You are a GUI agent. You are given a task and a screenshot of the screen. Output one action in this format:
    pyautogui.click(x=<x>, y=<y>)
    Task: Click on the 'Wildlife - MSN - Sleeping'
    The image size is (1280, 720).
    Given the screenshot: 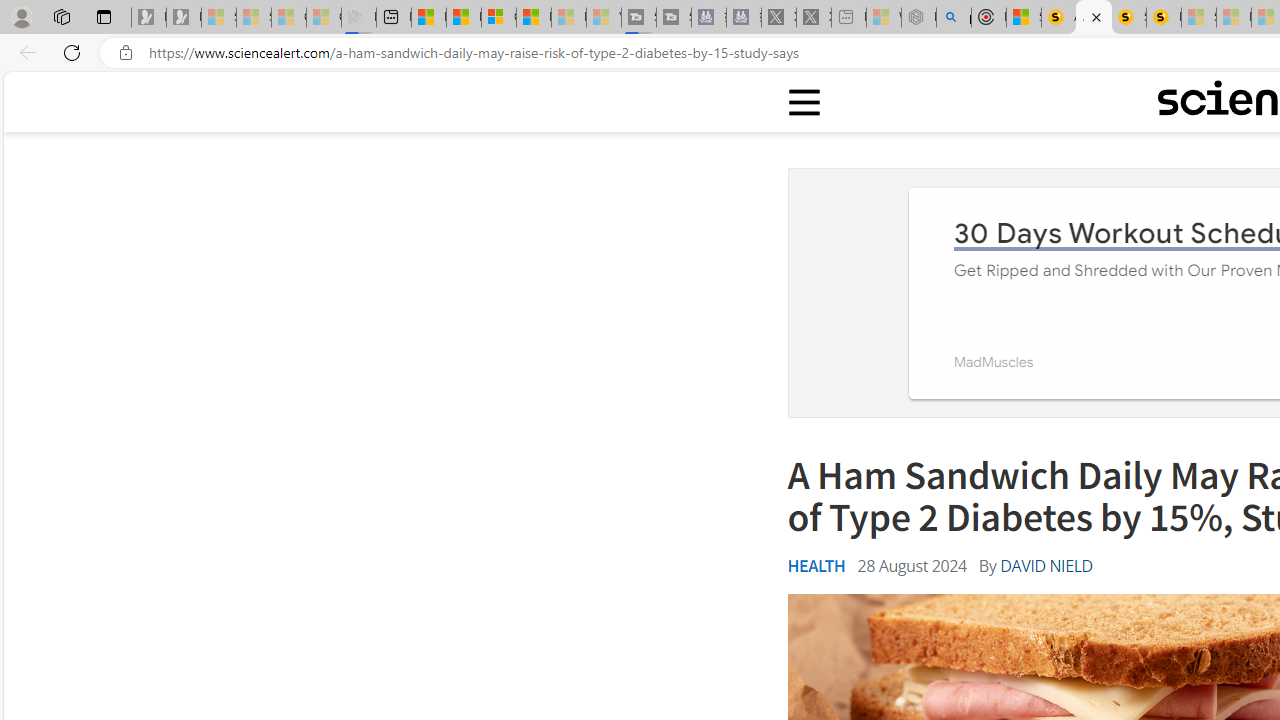 What is the action you would take?
    pyautogui.click(x=882, y=17)
    